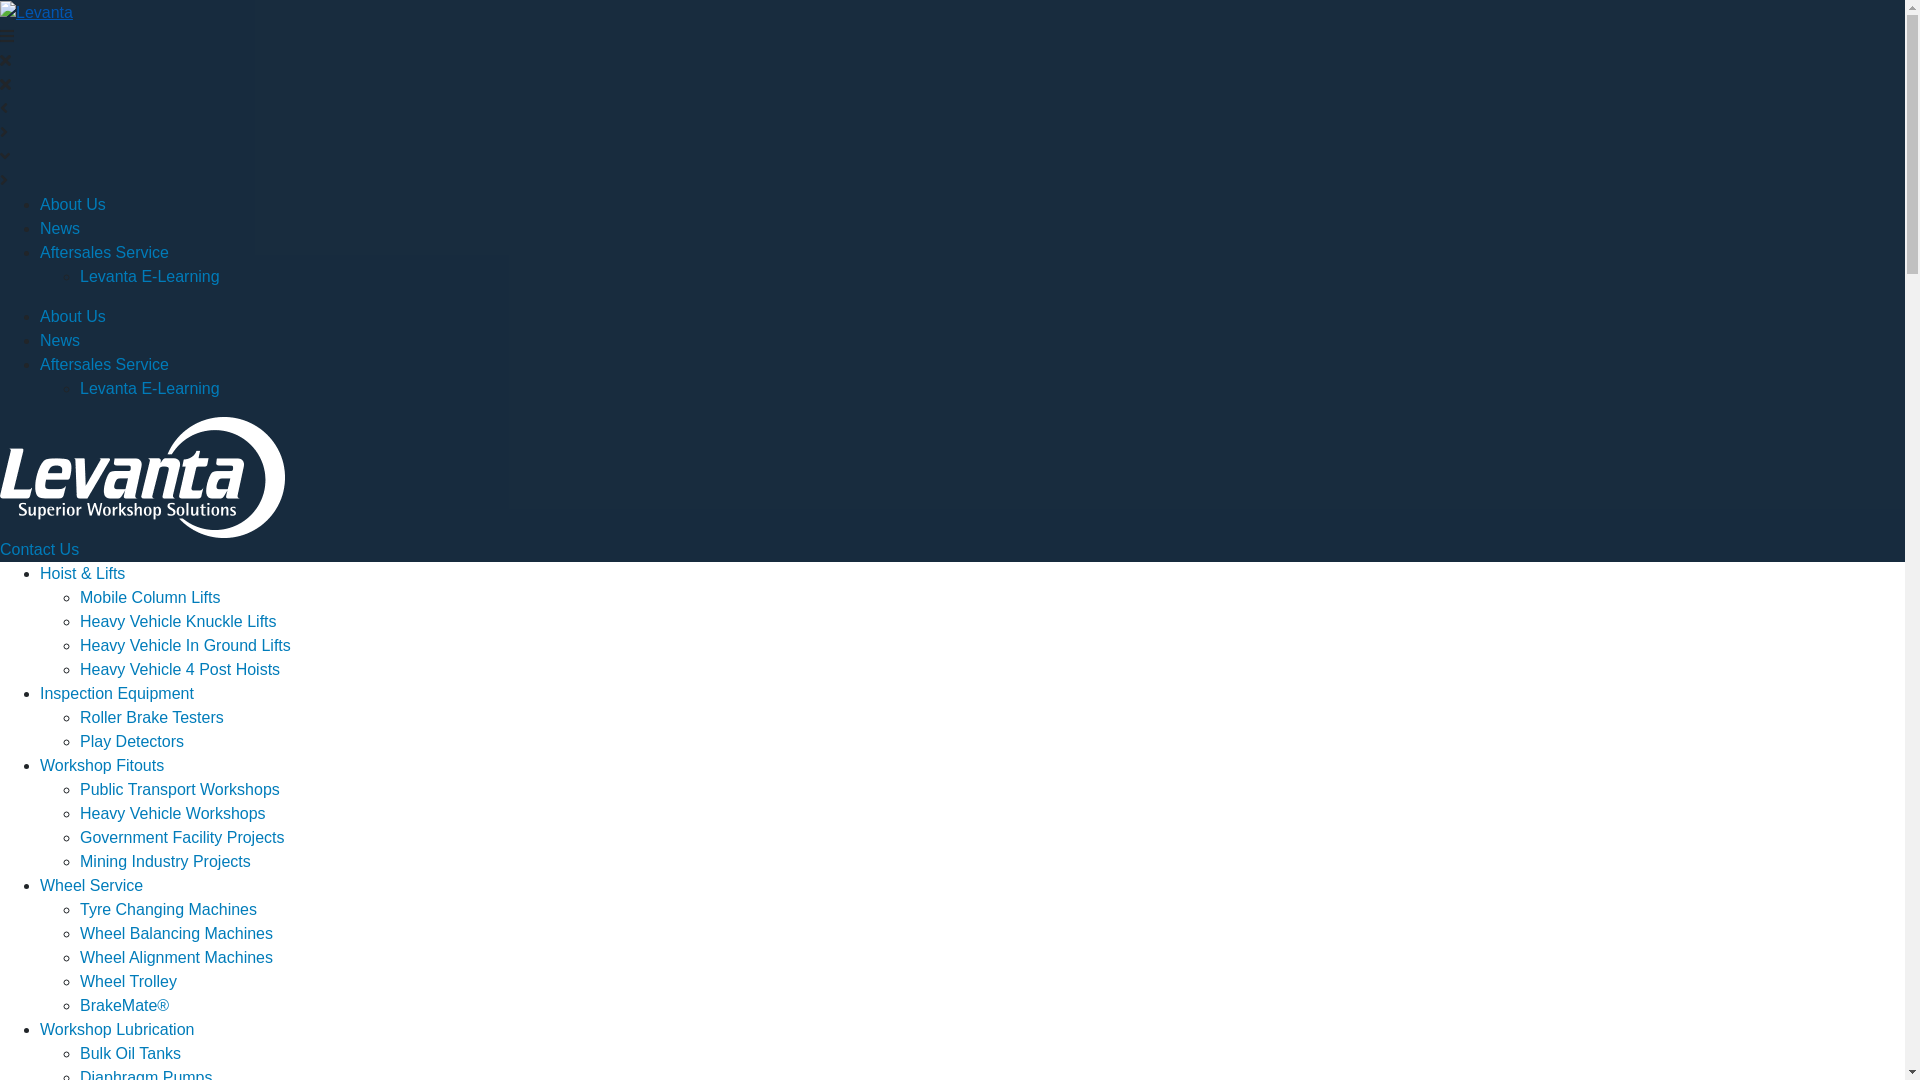 Image resolution: width=1920 pixels, height=1080 pixels. What do you see at coordinates (80, 956) in the screenshot?
I see `'Wheel Alignment Machines'` at bounding box center [80, 956].